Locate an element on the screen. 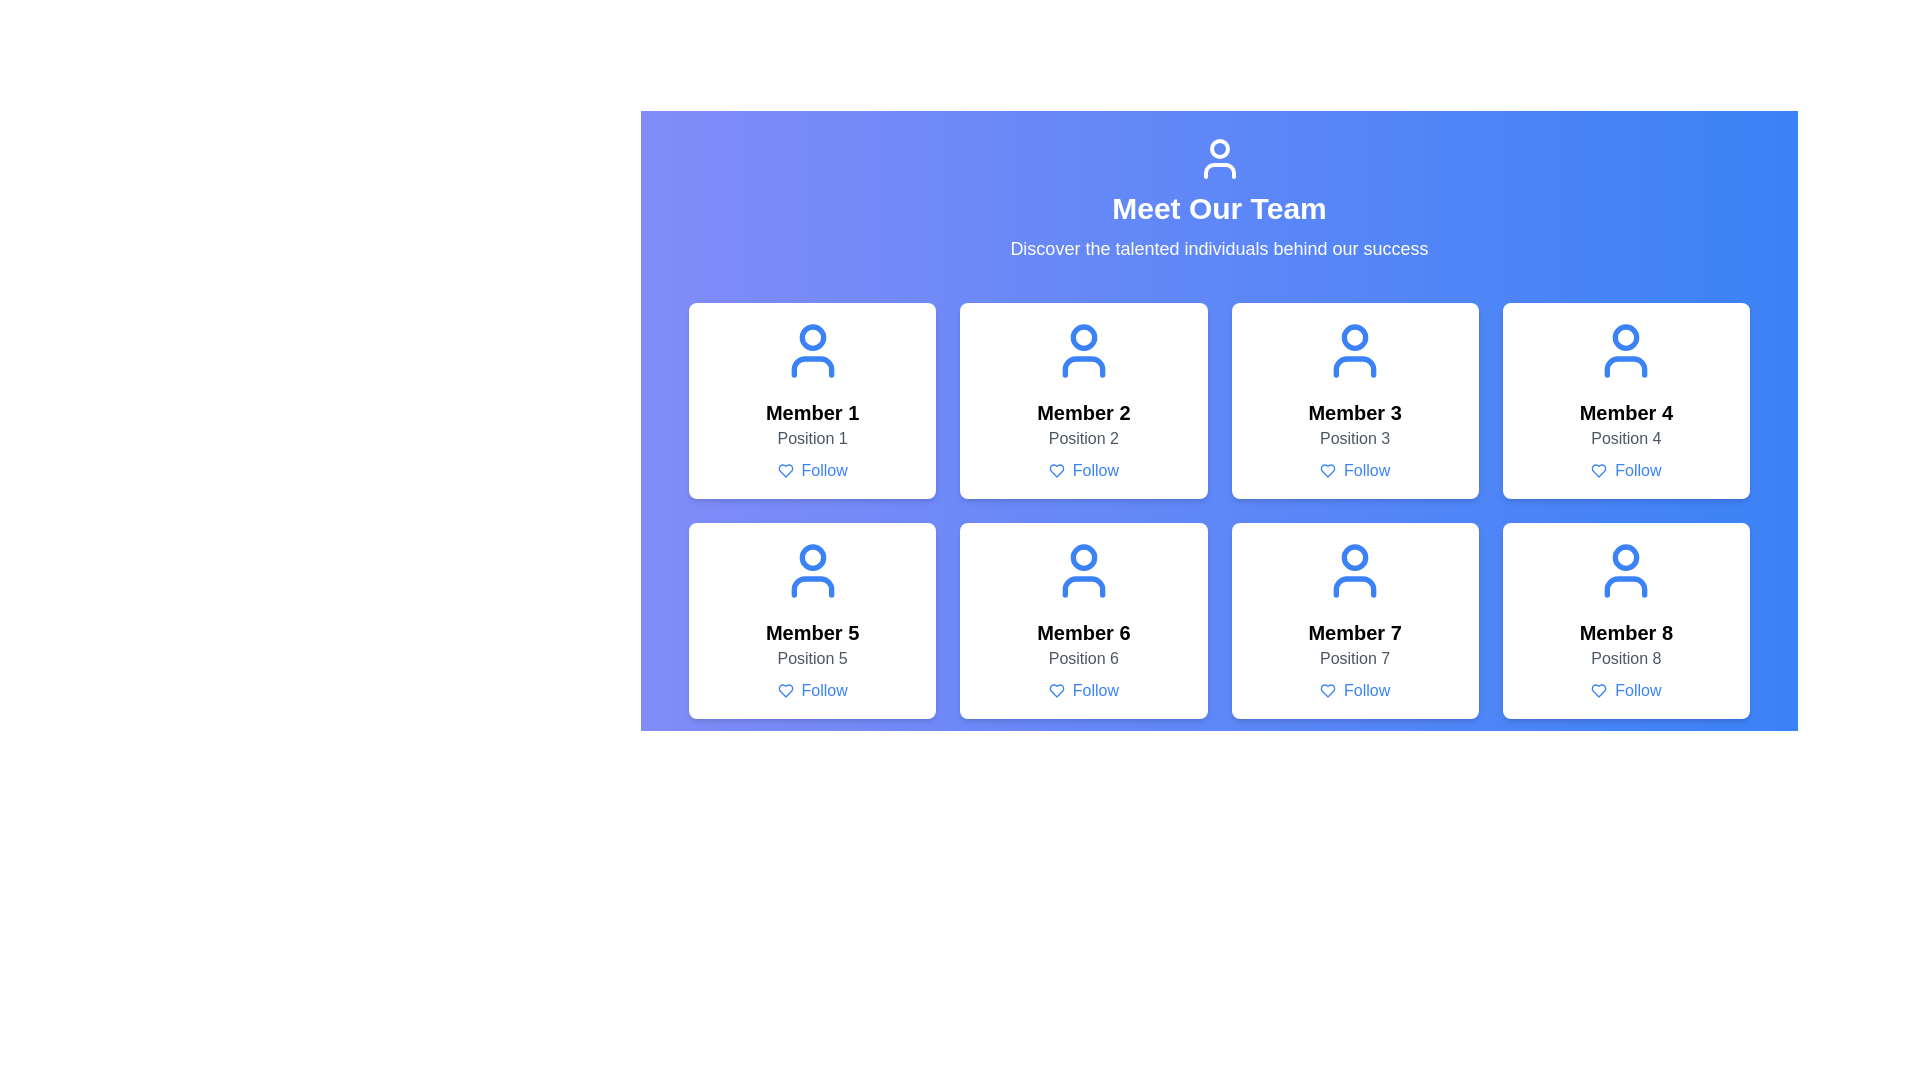 The height and width of the screenshot is (1080, 1920). the user avatar icon located at the bottom-right corner of the 'Member 8' card, which is the topmost component in its grid layout is located at coordinates (1626, 570).